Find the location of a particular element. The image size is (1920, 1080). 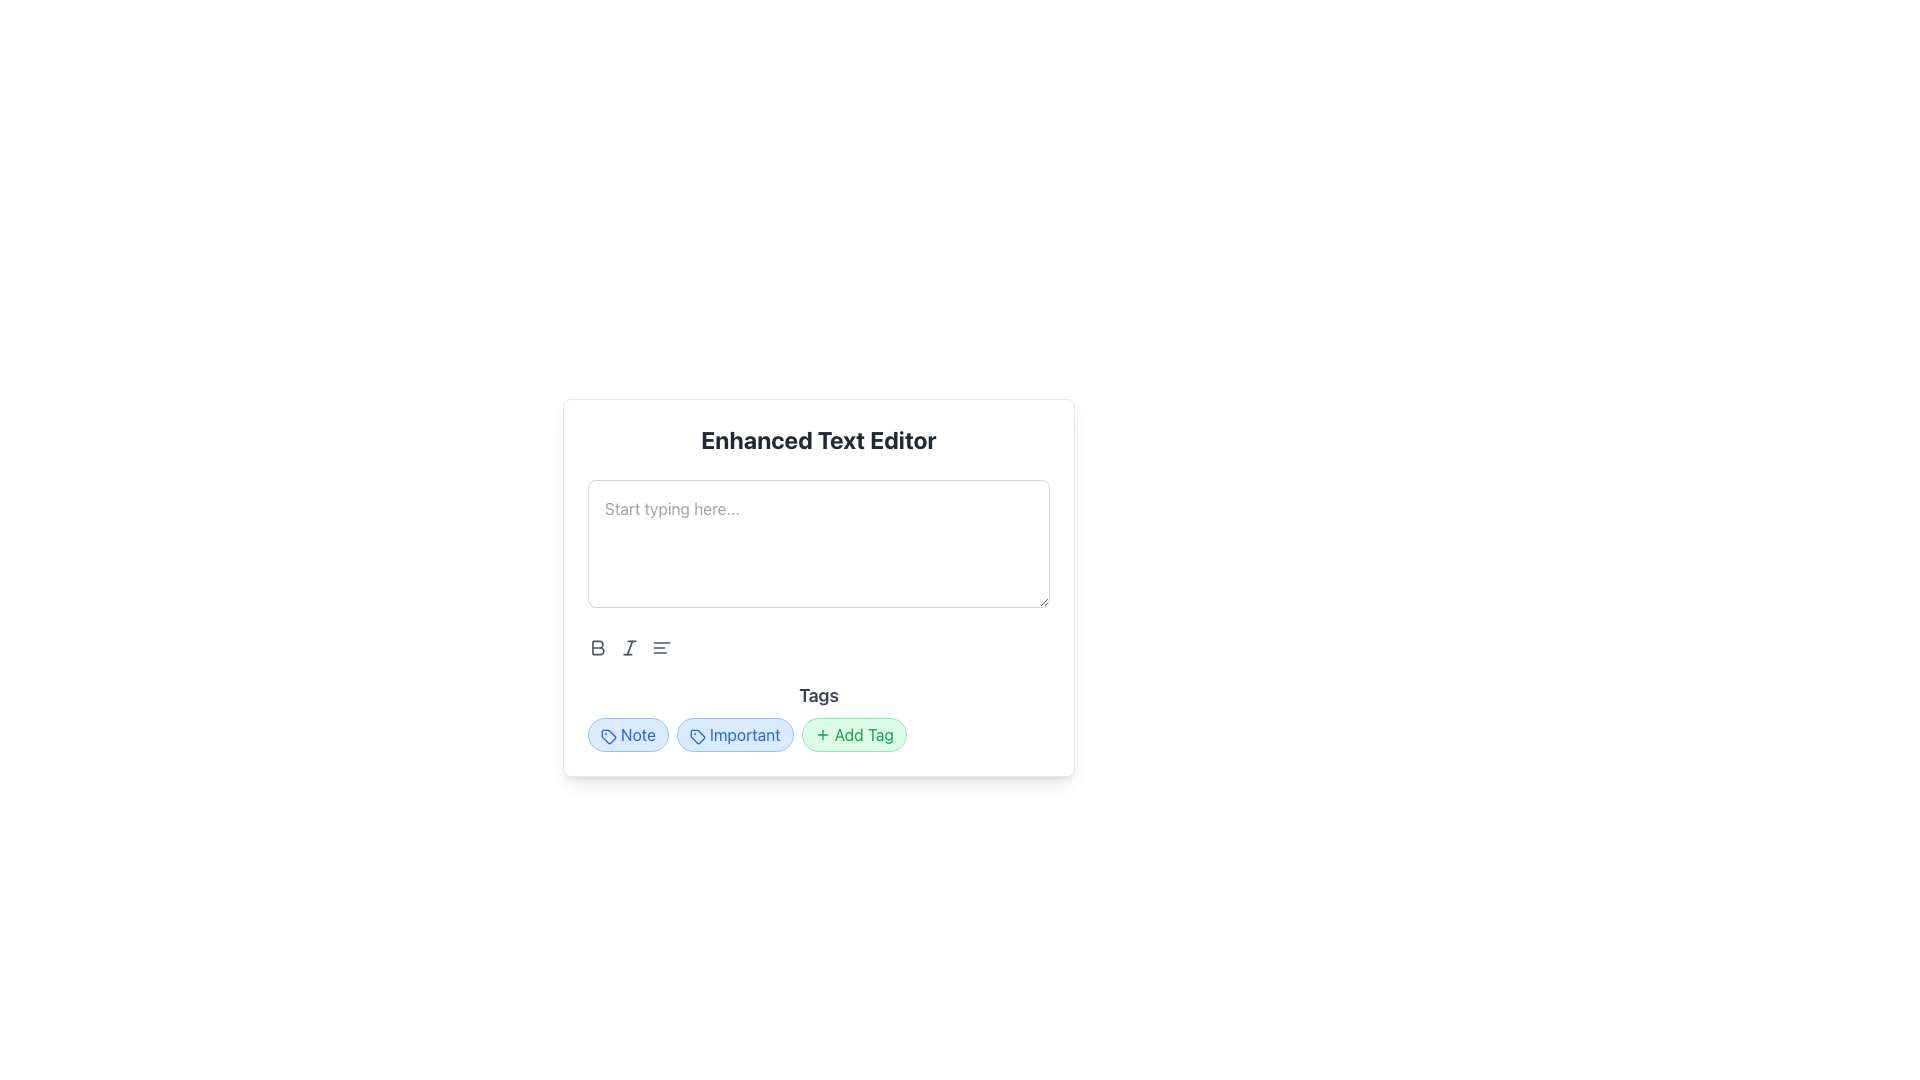

on the bold 'B' icon in the toolbar located leftmost among formatting options is located at coordinates (597, 648).